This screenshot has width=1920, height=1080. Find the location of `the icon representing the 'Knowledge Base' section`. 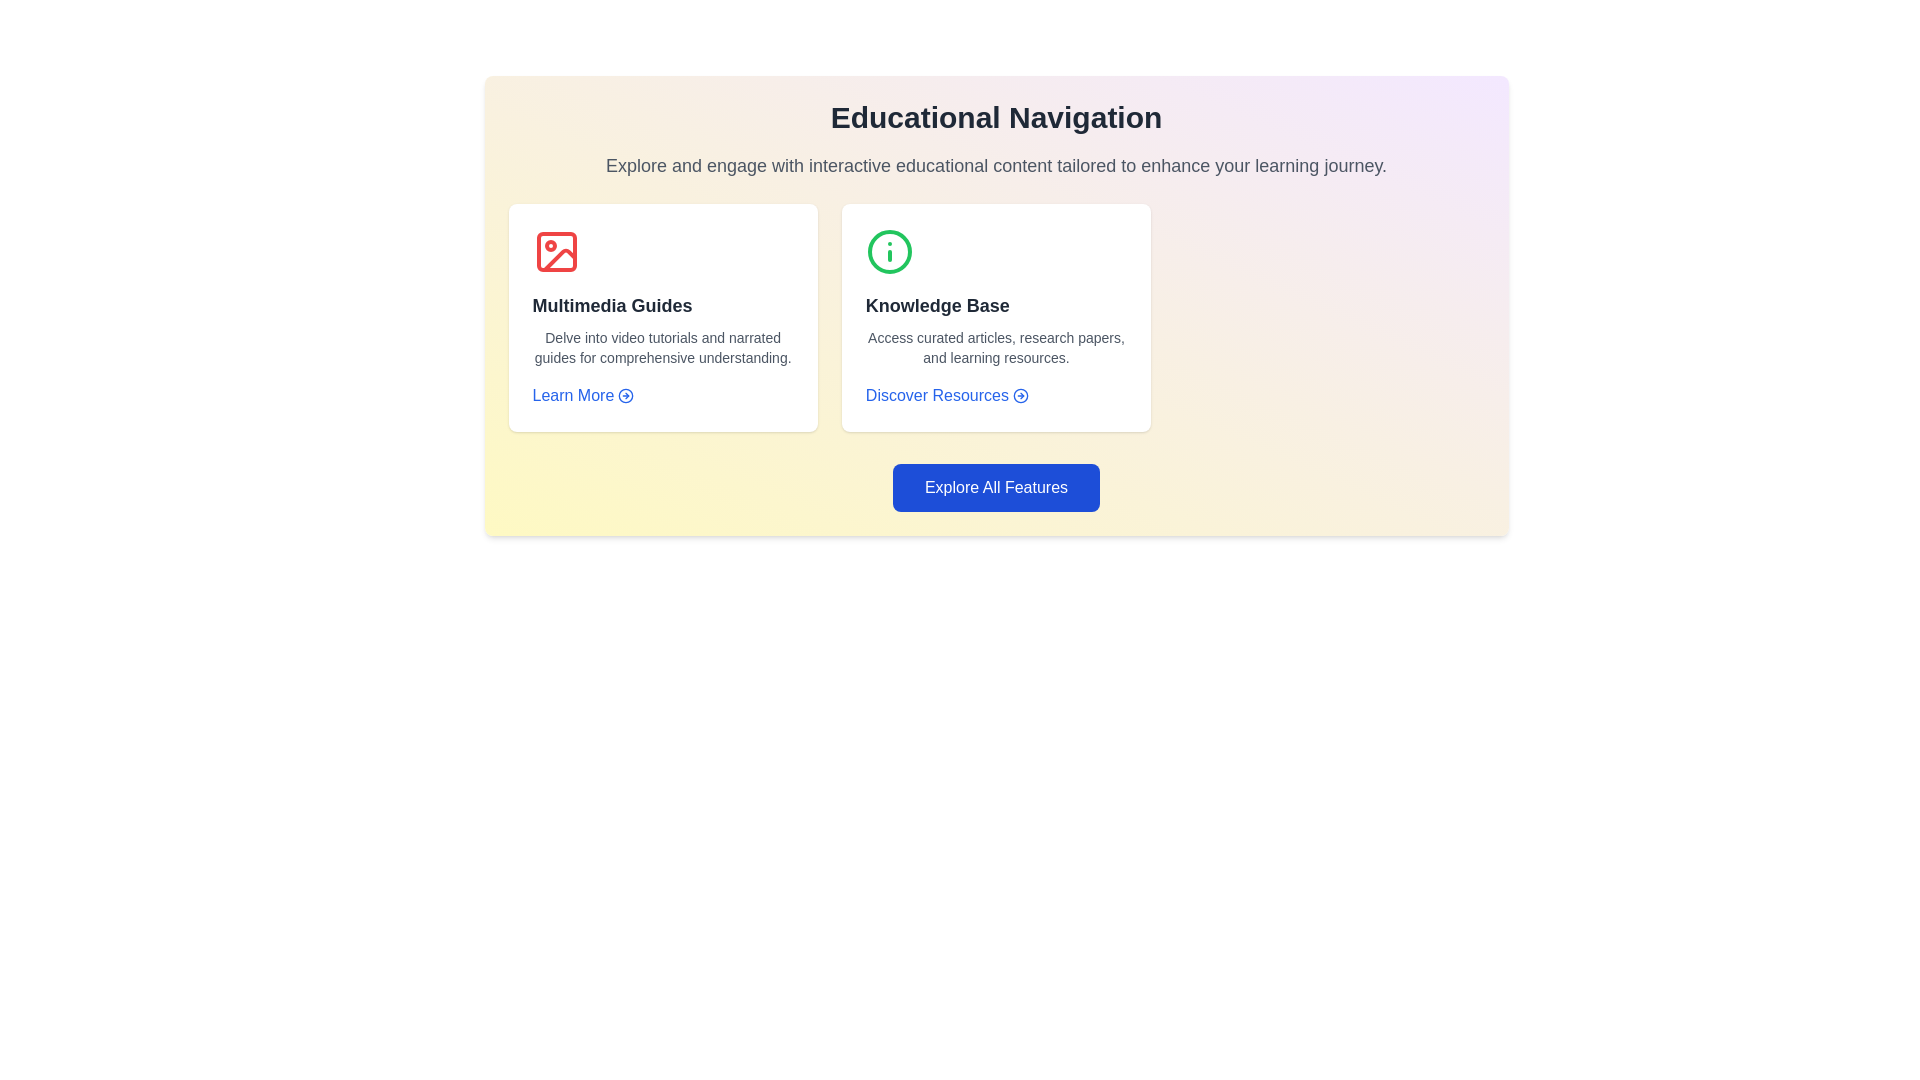

the icon representing the 'Knowledge Base' section is located at coordinates (888, 250).